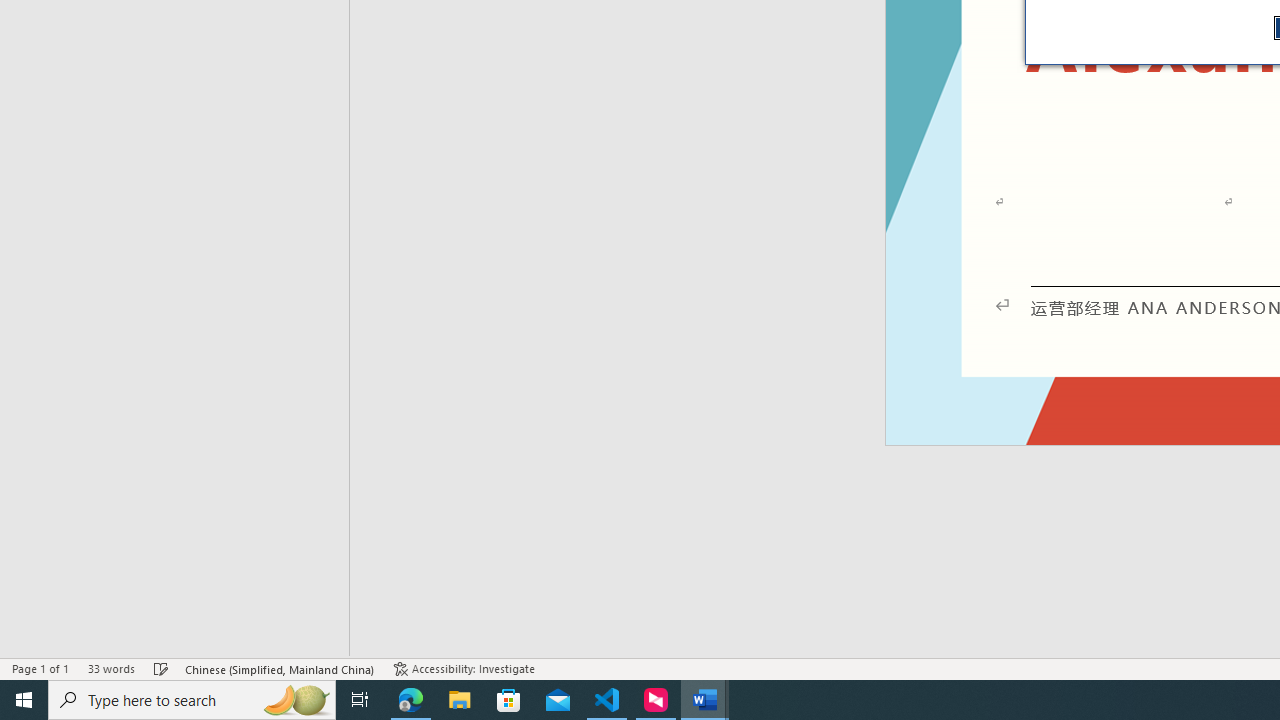  What do you see at coordinates (463, 669) in the screenshot?
I see `'Accessibility Checker Accessibility: Investigate'` at bounding box center [463, 669].